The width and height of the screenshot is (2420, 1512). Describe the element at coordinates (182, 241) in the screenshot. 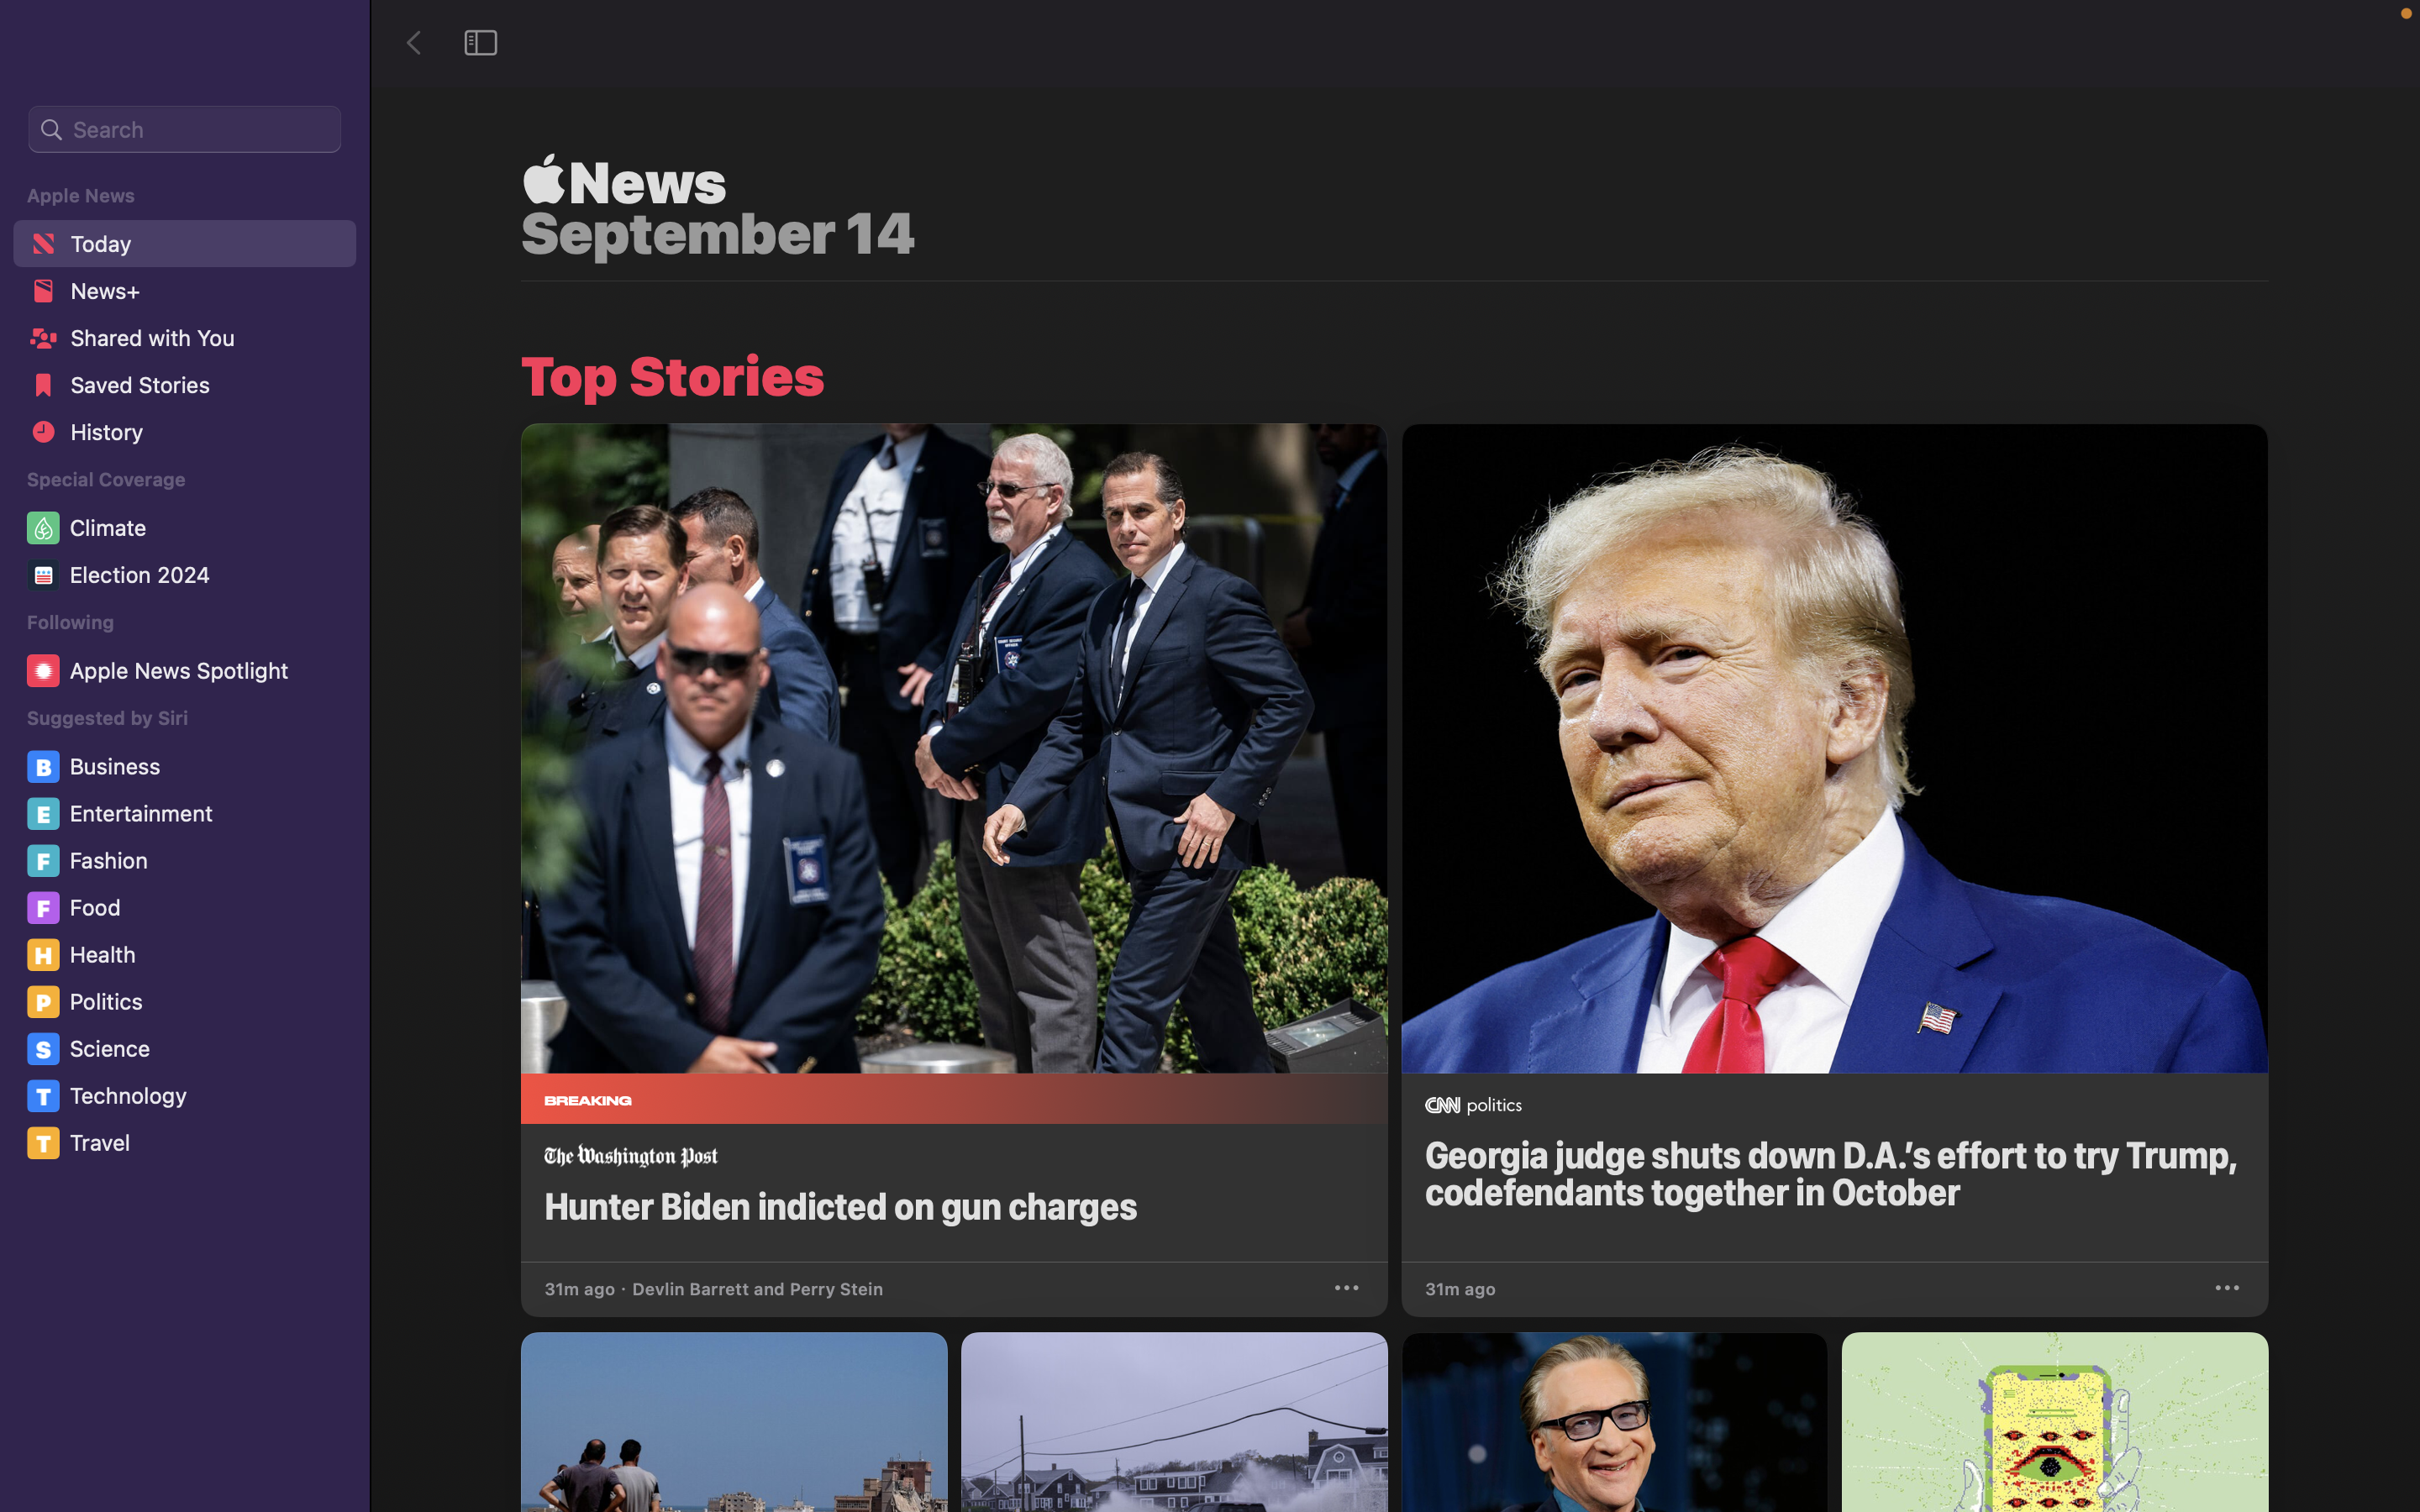

I see `the "Today" part` at that location.